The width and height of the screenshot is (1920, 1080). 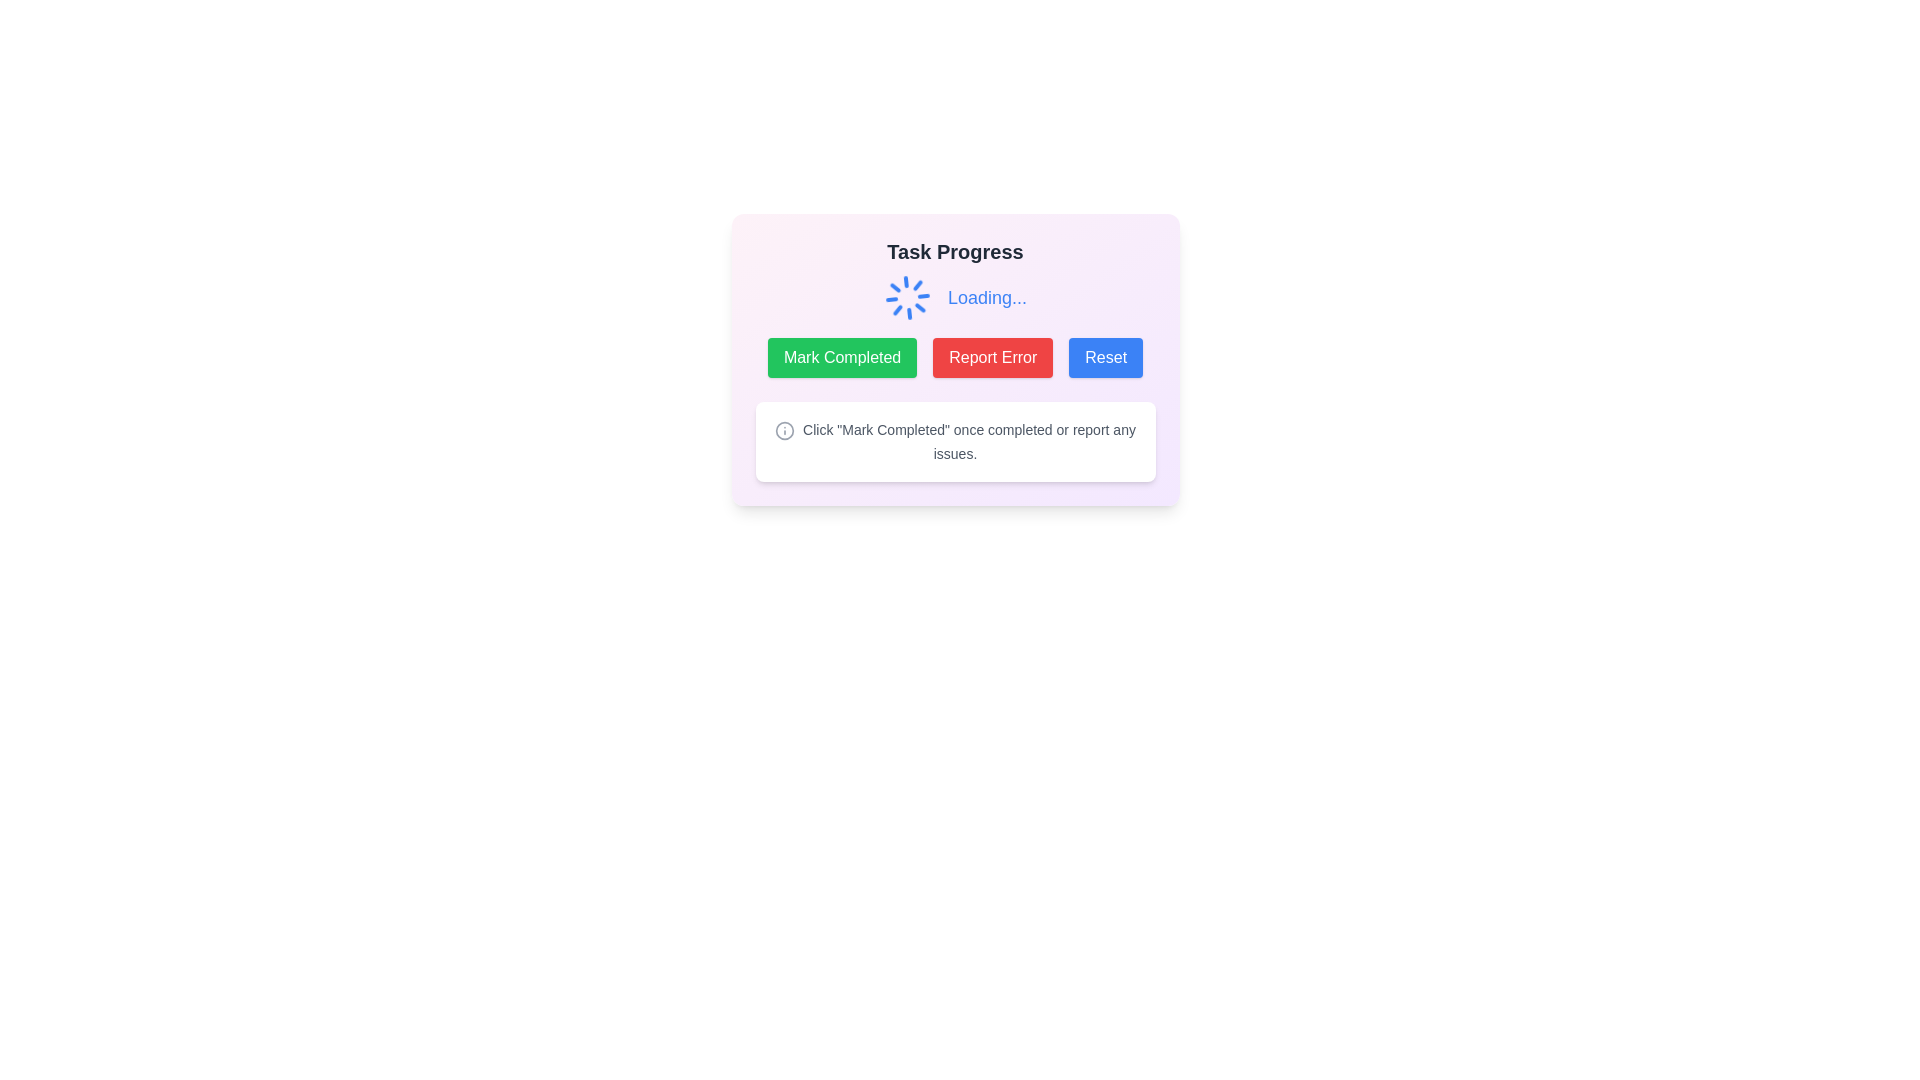 What do you see at coordinates (906, 297) in the screenshot?
I see `the SVG spinner loader icon, which is a blue circular arrangement of stroke patterns located next to the text 'Loading...' at the top of the 'Task Progress' card` at bounding box center [906, 297].